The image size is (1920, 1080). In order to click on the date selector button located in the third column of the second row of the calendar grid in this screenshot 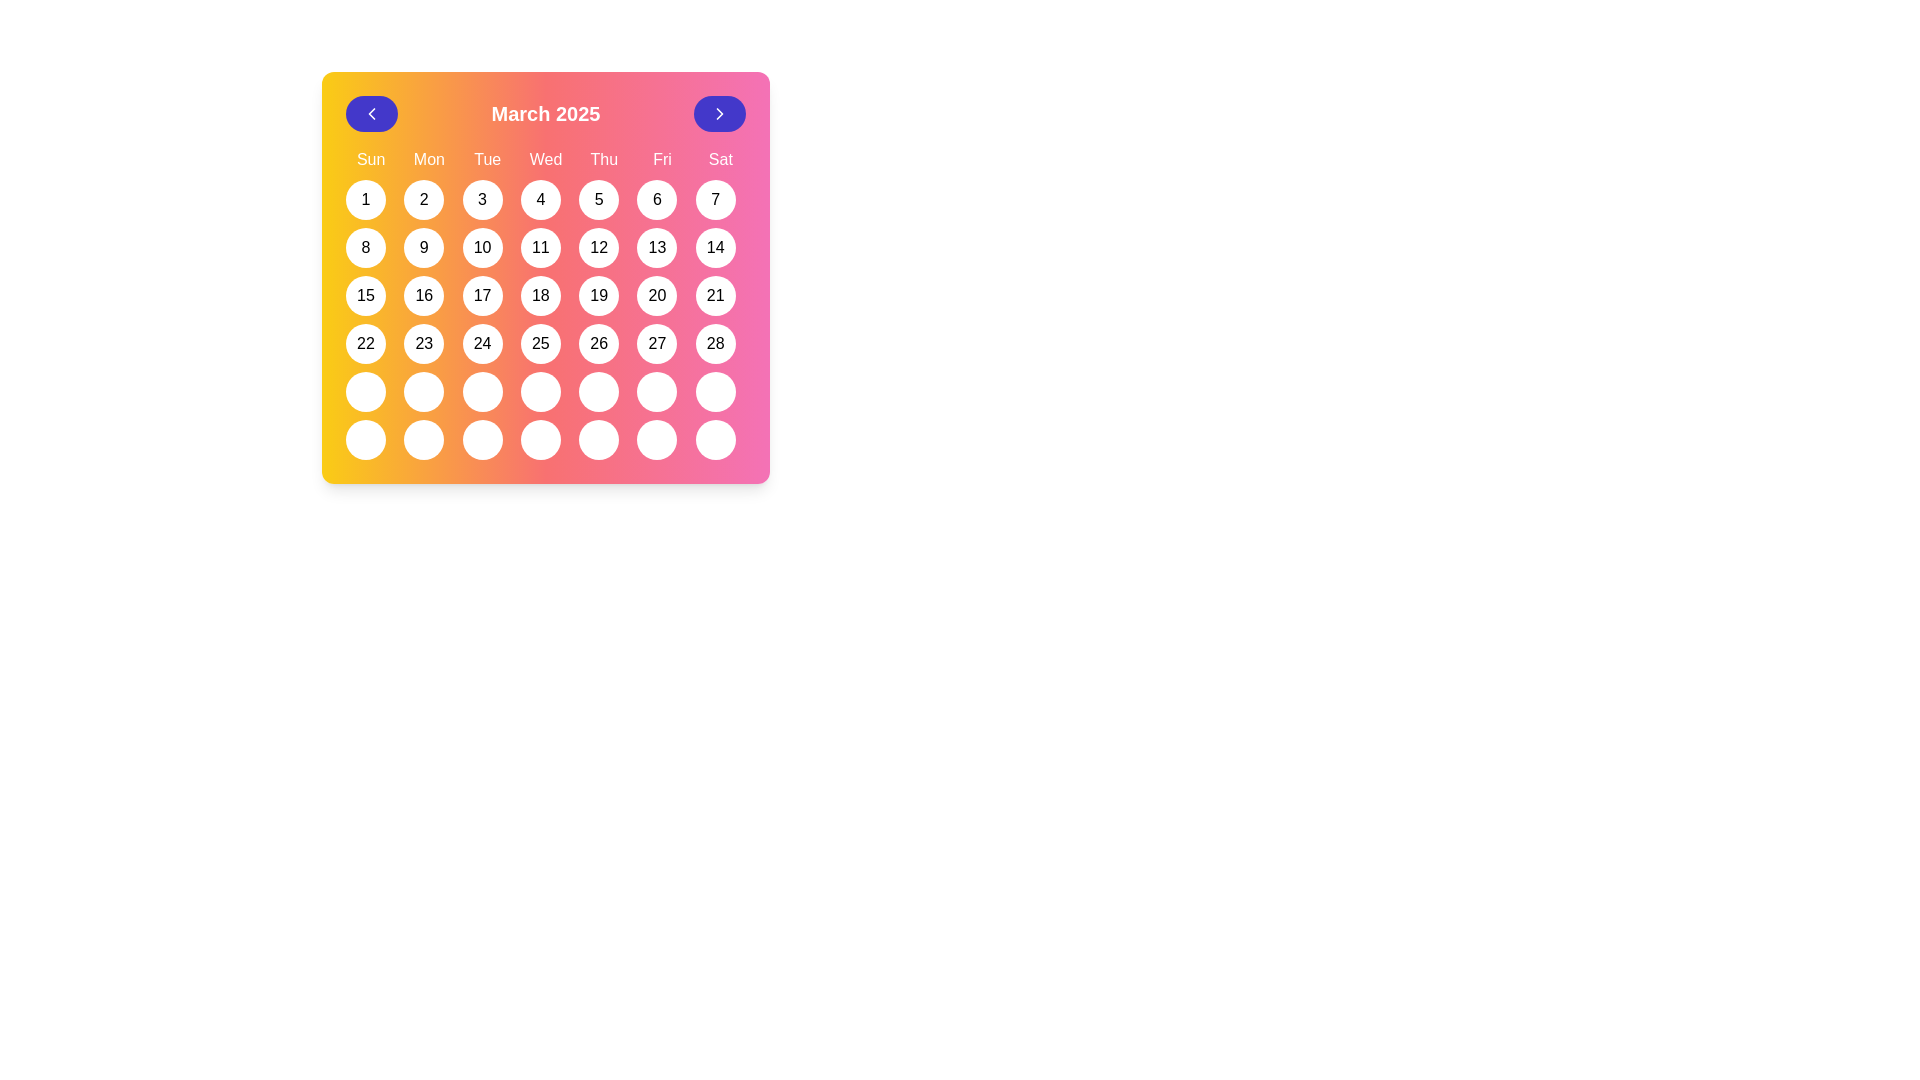, I will do `click(423, 246)`.